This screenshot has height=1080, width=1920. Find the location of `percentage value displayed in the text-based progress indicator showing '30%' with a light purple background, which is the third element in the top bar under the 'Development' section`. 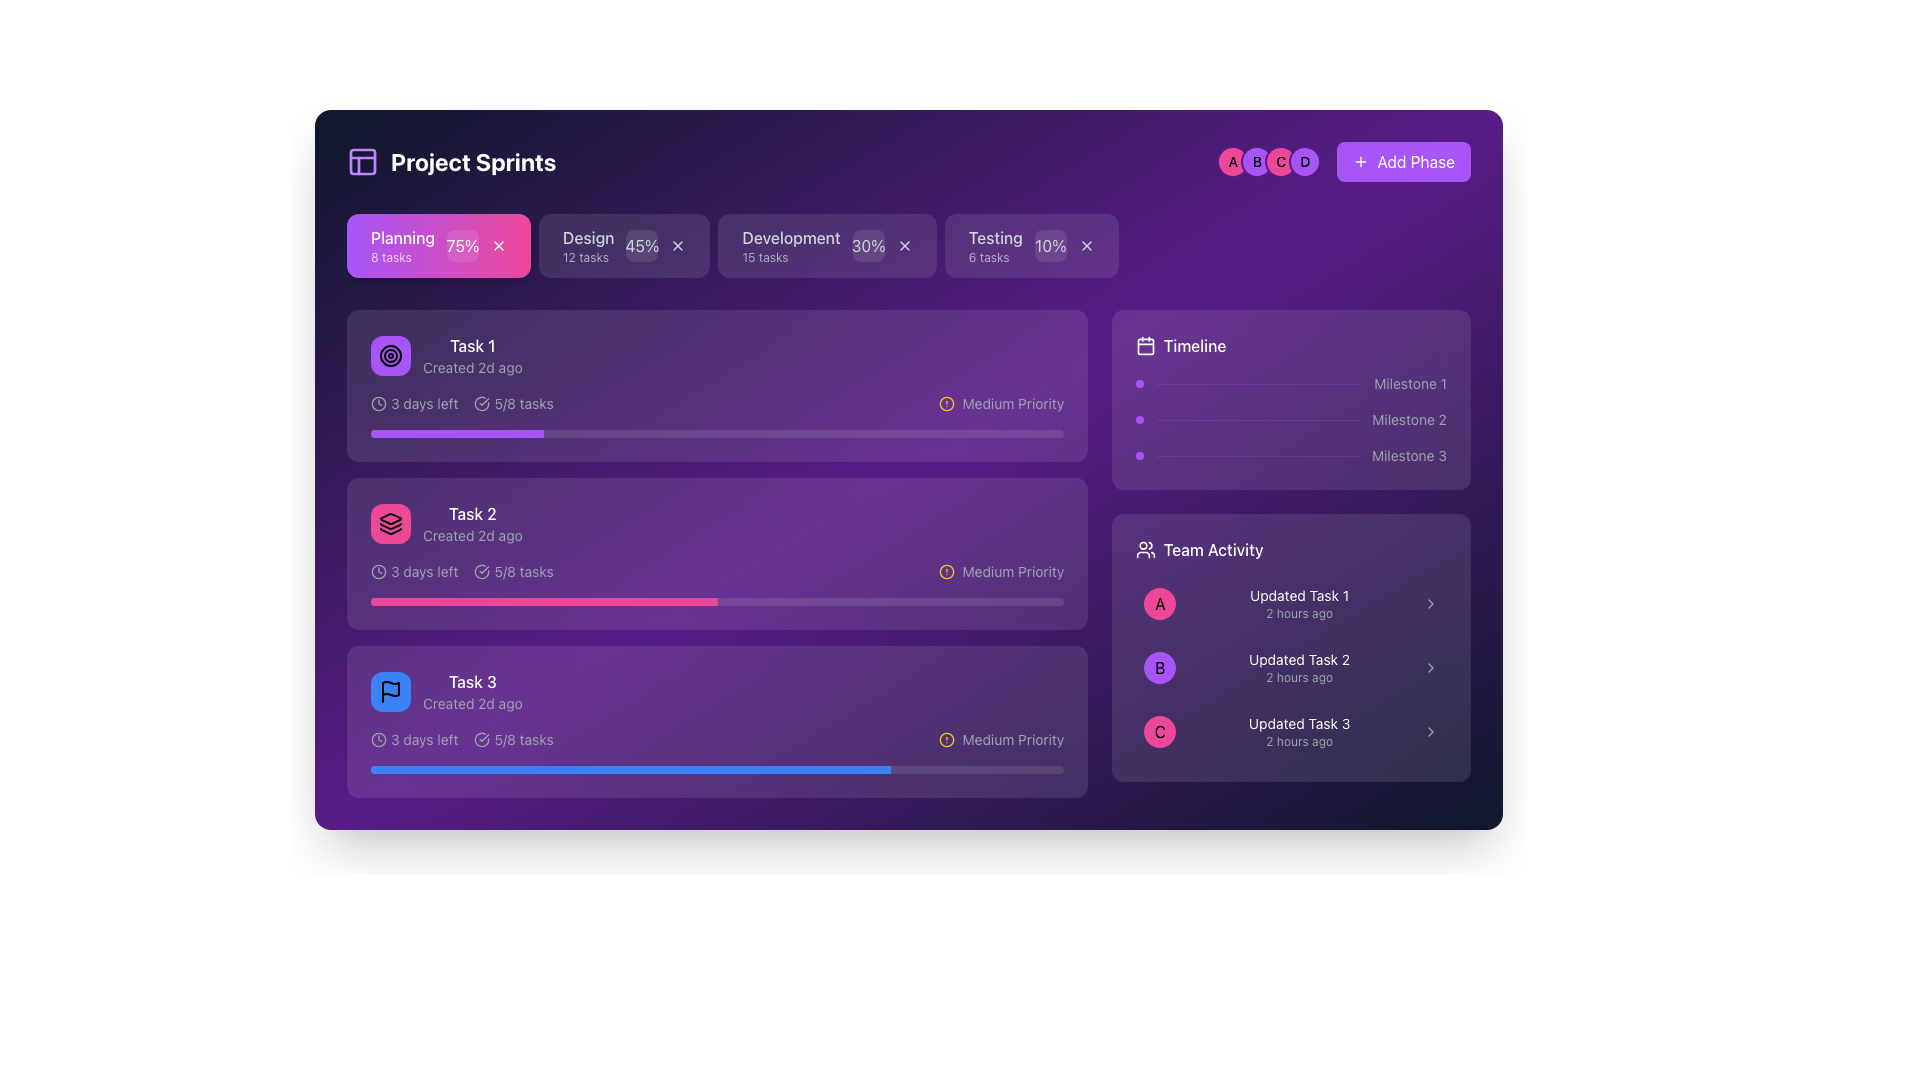

percentage value displayed in the text-based progress indicator showing '30%' with a light purple background, which is the third element in the top bar under the 'Development' section is located at coordinates (868, 245).